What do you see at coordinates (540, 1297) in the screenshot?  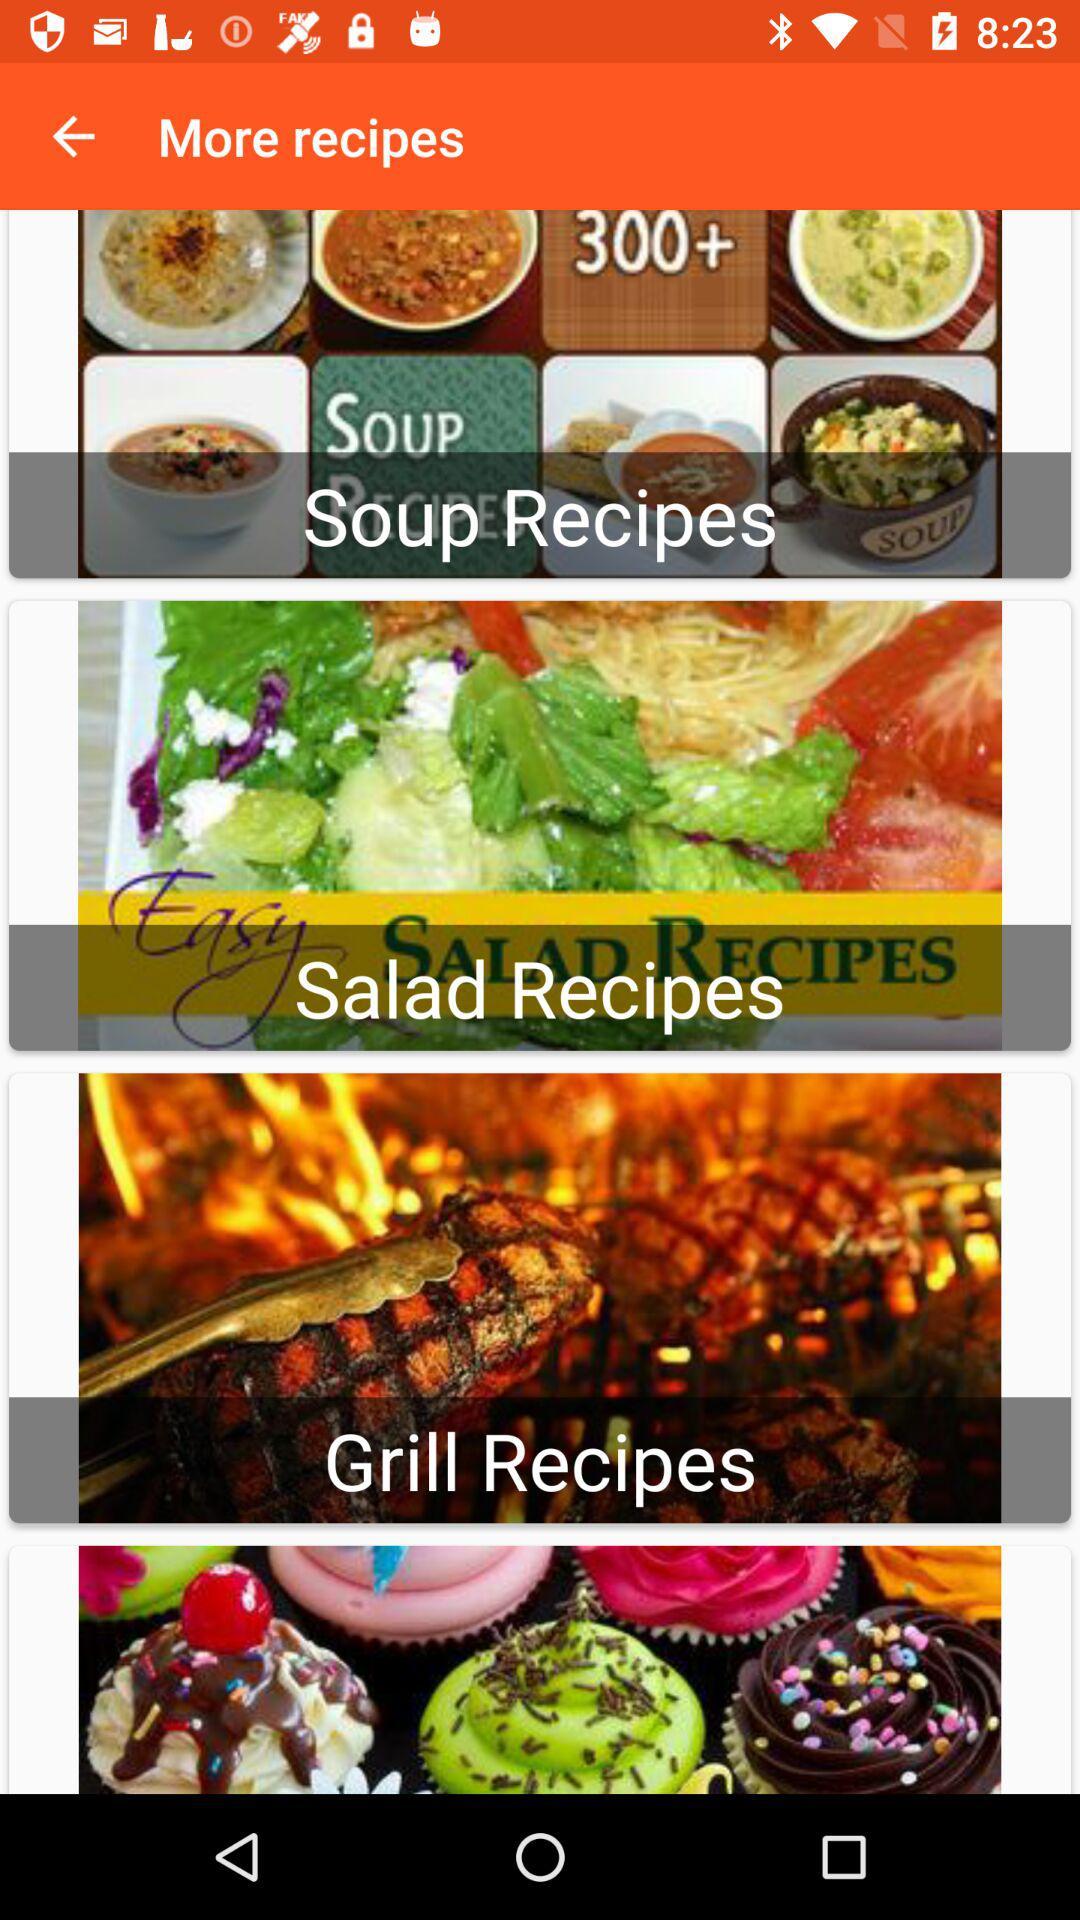 I see `the image grill recipes` at bounding box center [540, 1297].